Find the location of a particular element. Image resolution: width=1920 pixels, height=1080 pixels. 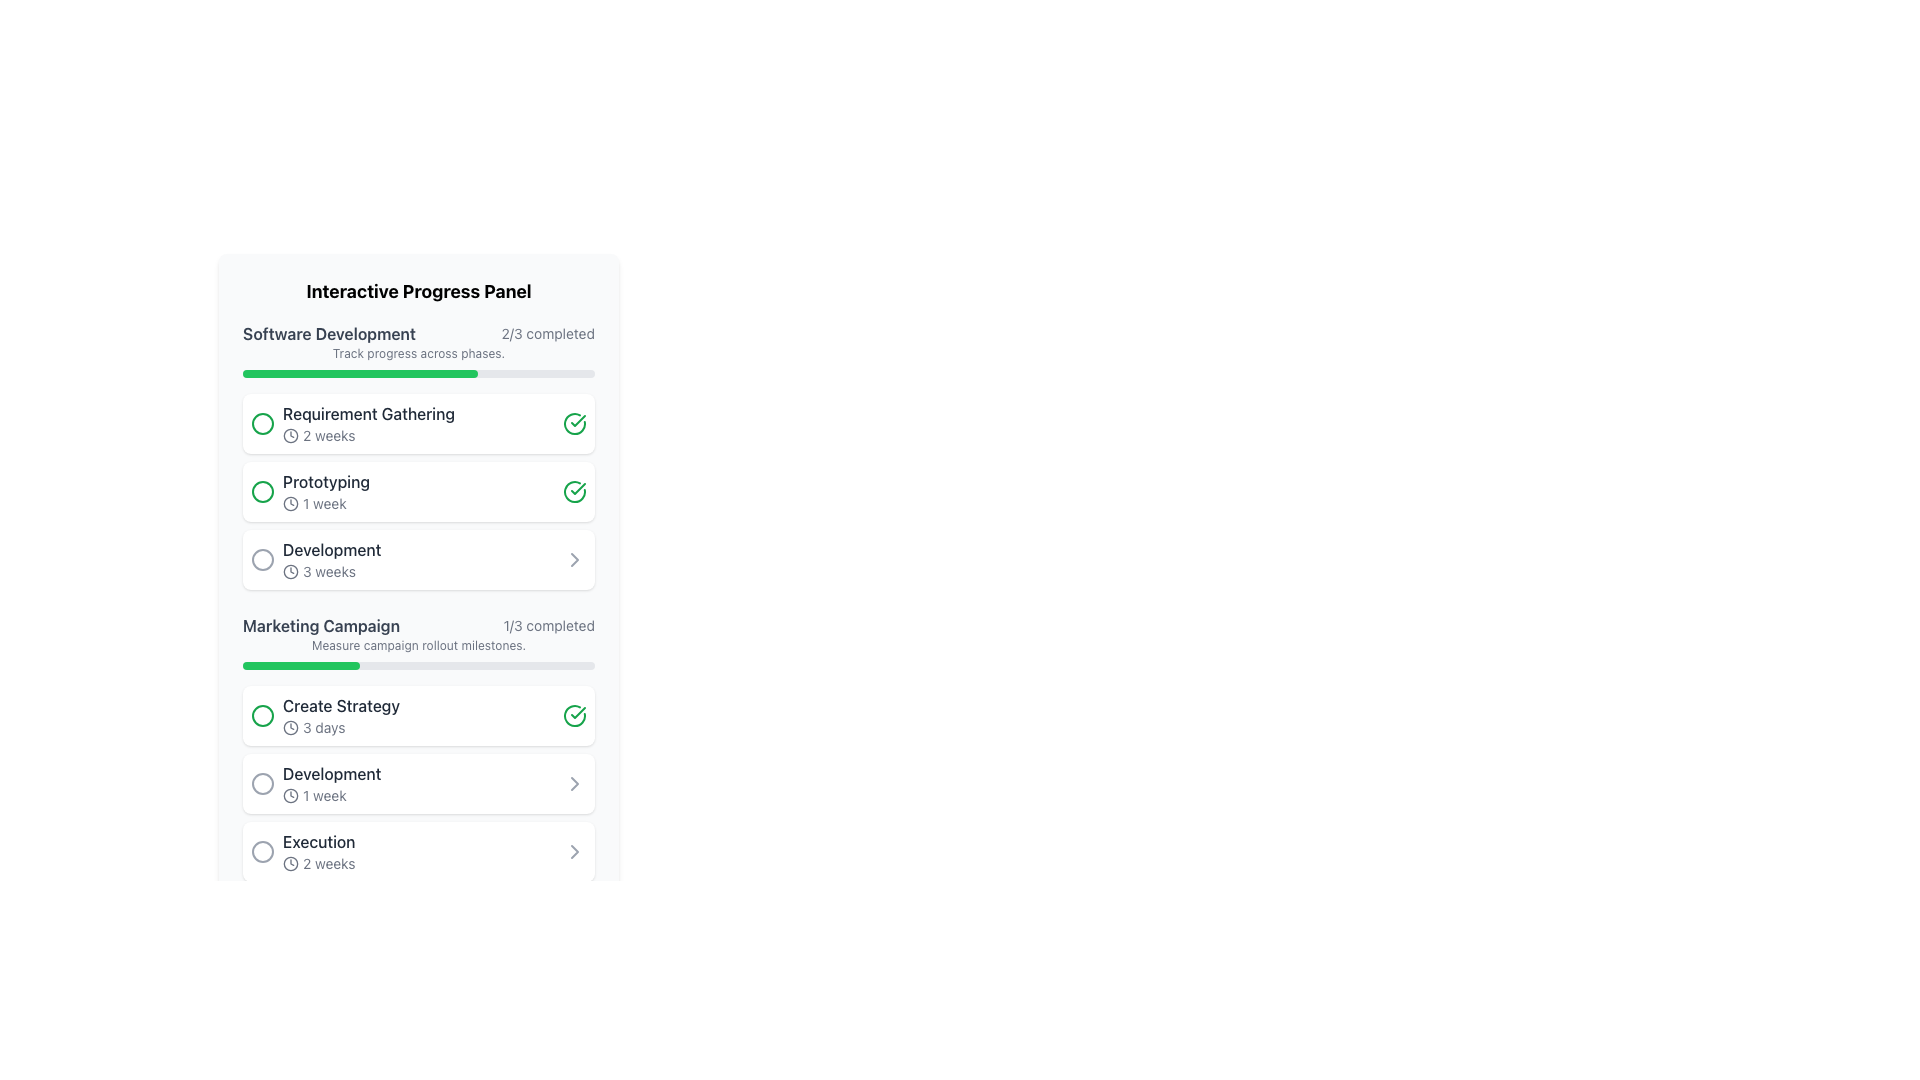

the circular SVG element styled with a stroke that resembles a clock face, located in the 'Marketing Campaign' section next to the 'Create Strategy' task and adjacent to the text '3 days' is located at coordinates (290, 728).